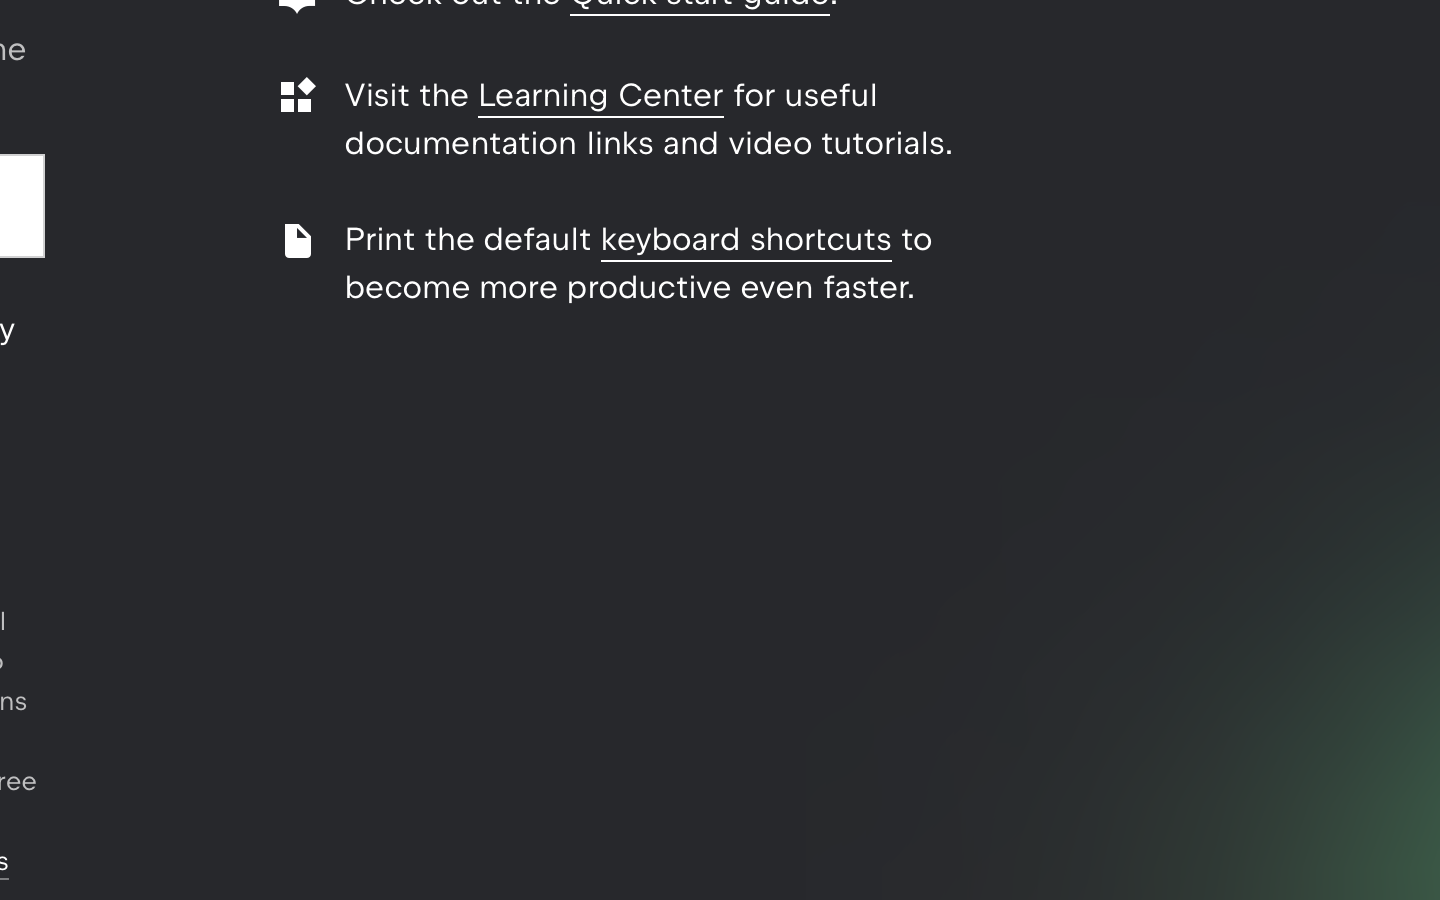  What do you see at coordinates (473, 238) in the screenshot?
I see `'Print the default'` at bounding box center [473, 238].